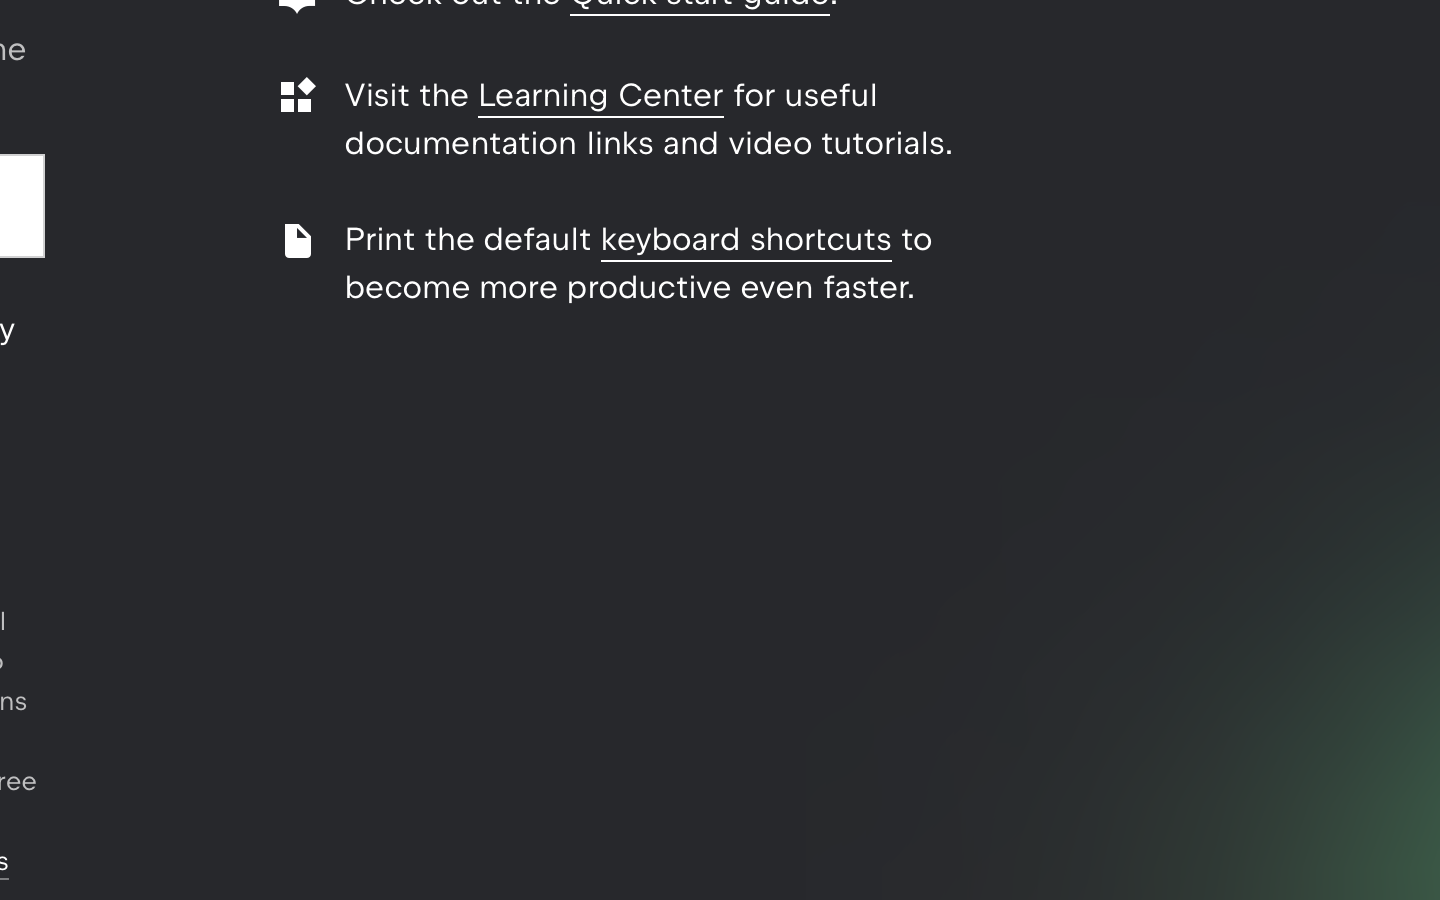  What do you see at coordinates (473, 238) in the screenshot?
I see `'Print the default'` at bounding box center [473, 238].